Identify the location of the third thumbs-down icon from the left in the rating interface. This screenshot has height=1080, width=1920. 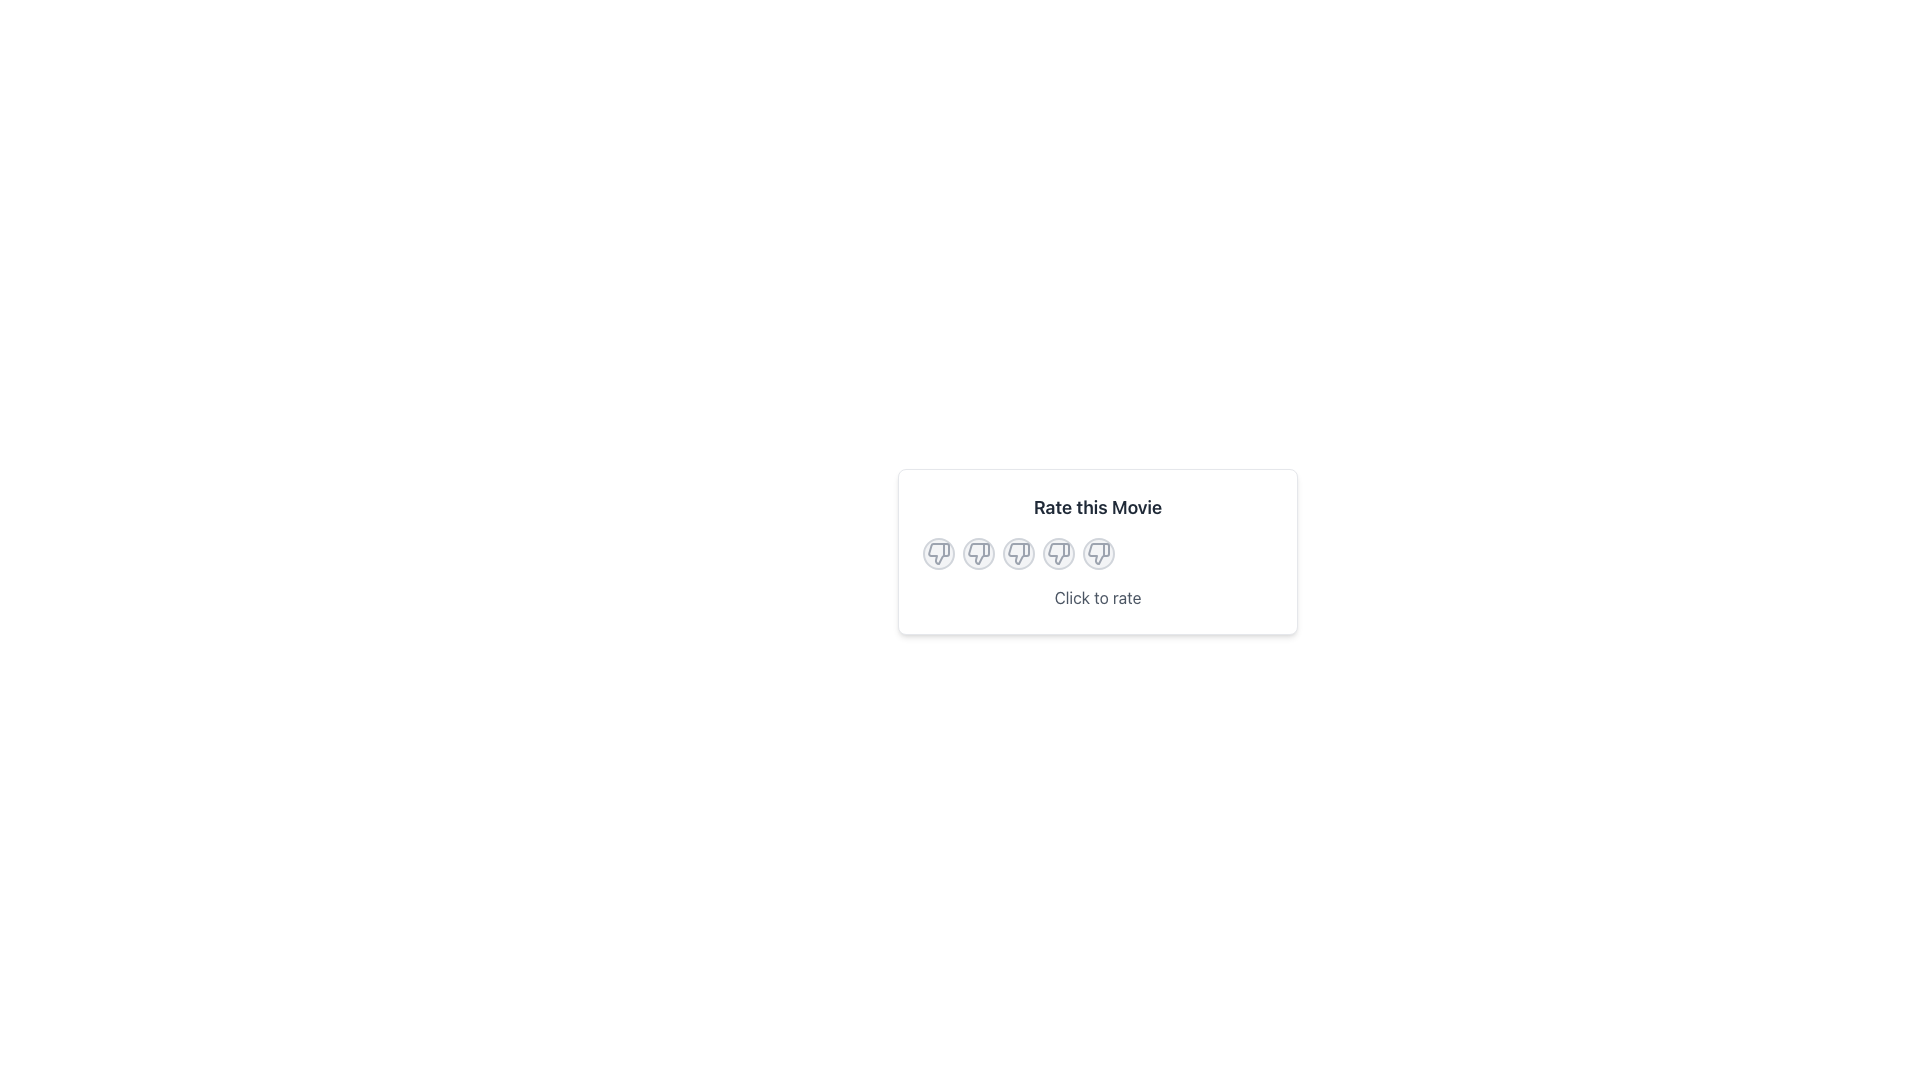
(1018, 554).